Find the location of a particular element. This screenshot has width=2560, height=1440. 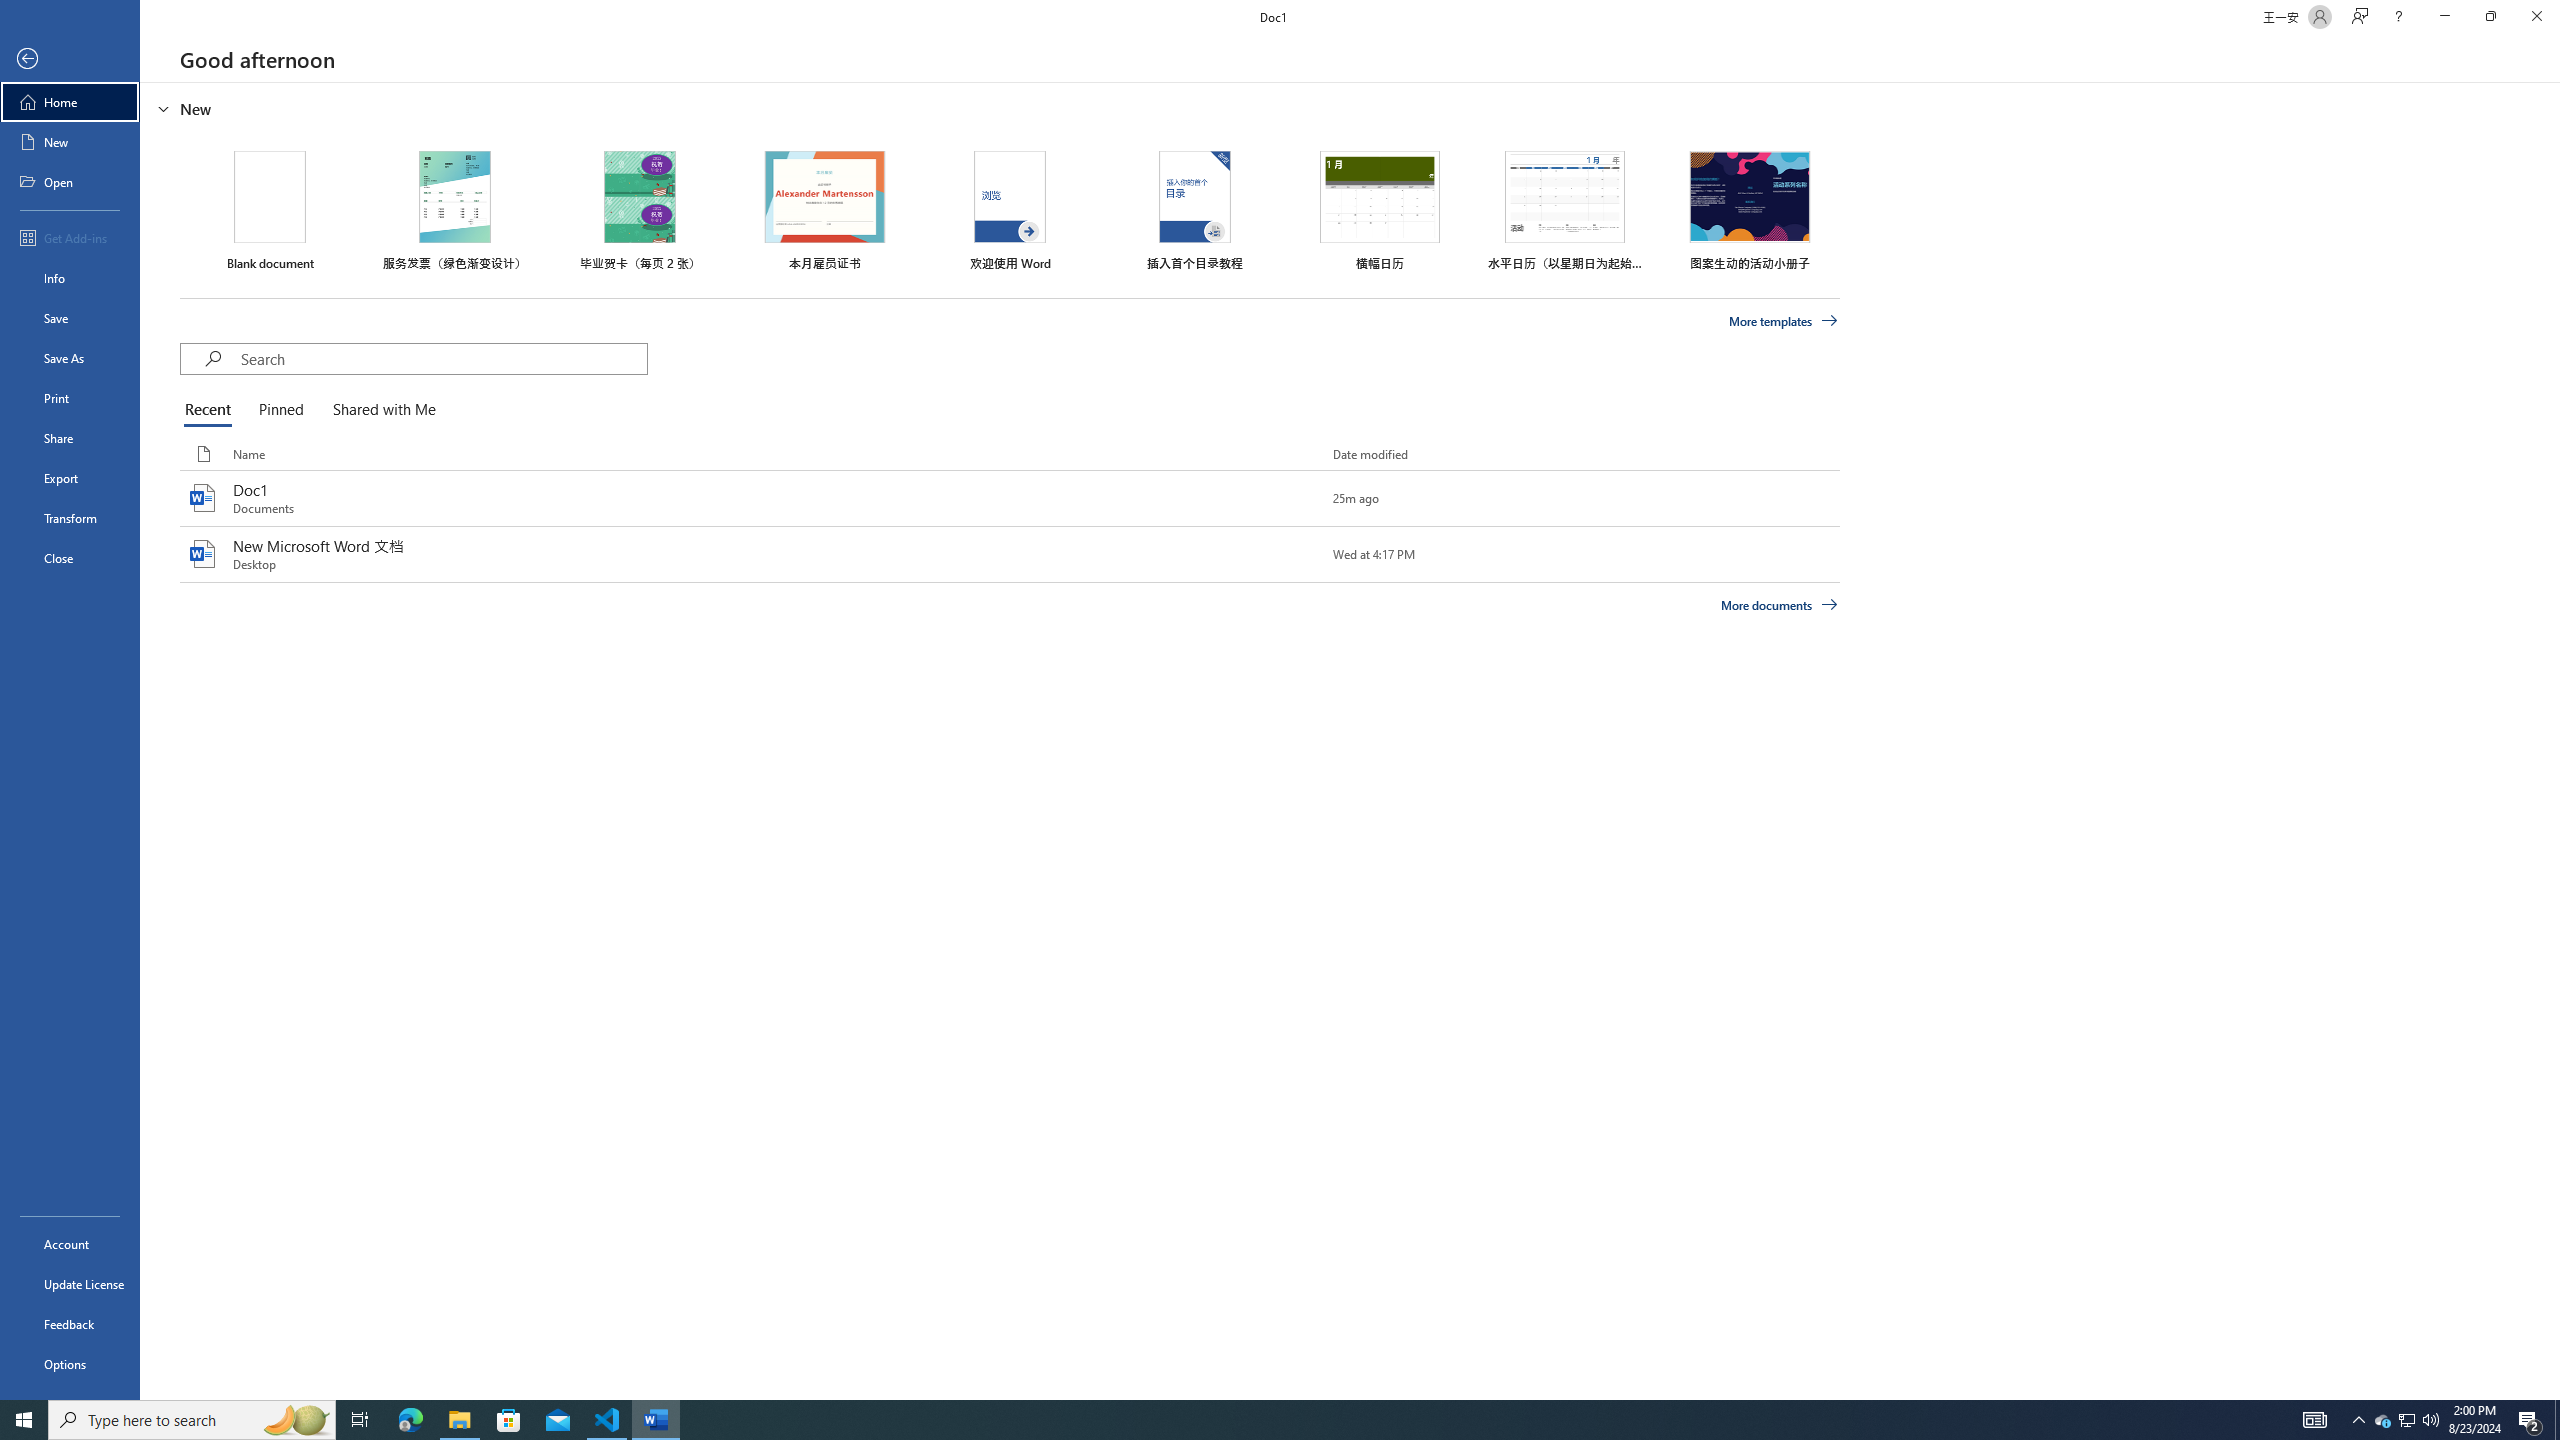

'Share' is located at coordinates (69, 436).